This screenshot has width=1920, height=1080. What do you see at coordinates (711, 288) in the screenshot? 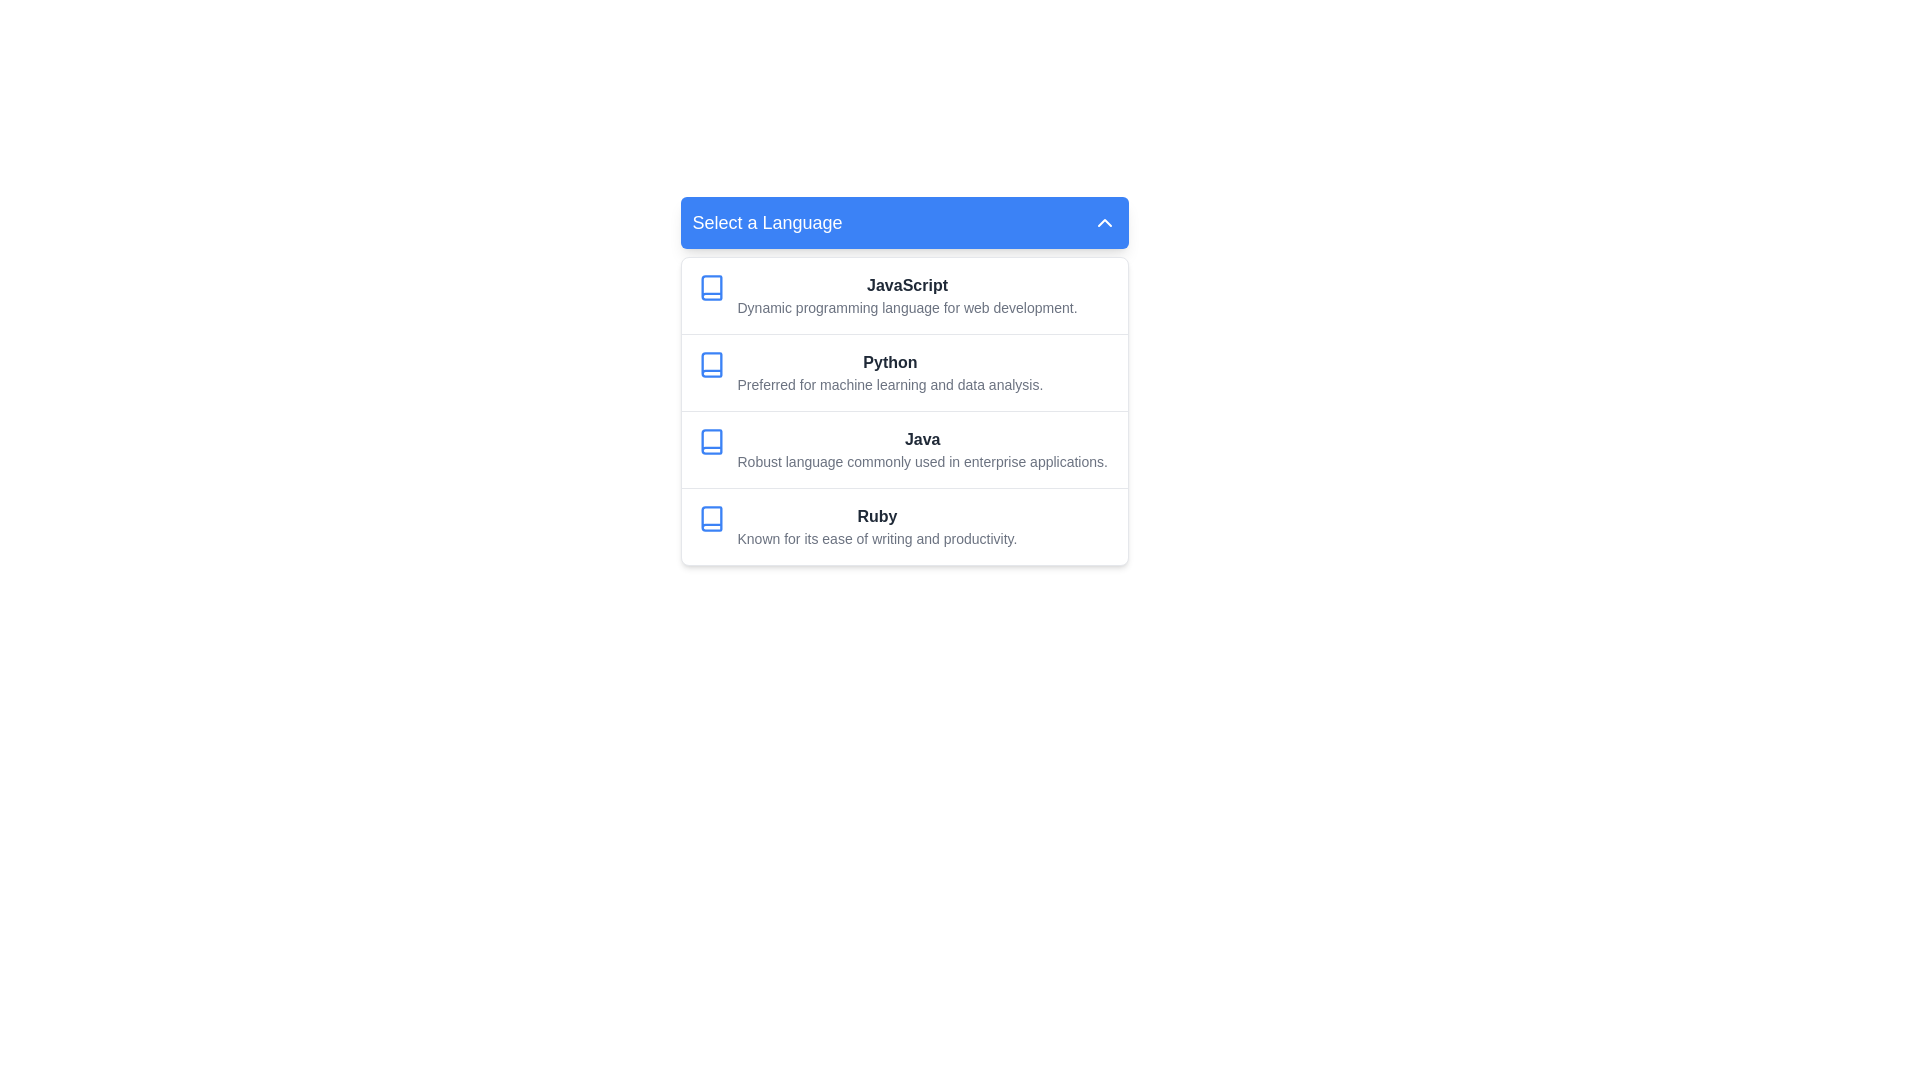
I see `the book icon, which features a stylized outline with a blue hue, located next to 'JavaScript' under the 'Select a Language' dropdown` at bounding box center [711, 288].